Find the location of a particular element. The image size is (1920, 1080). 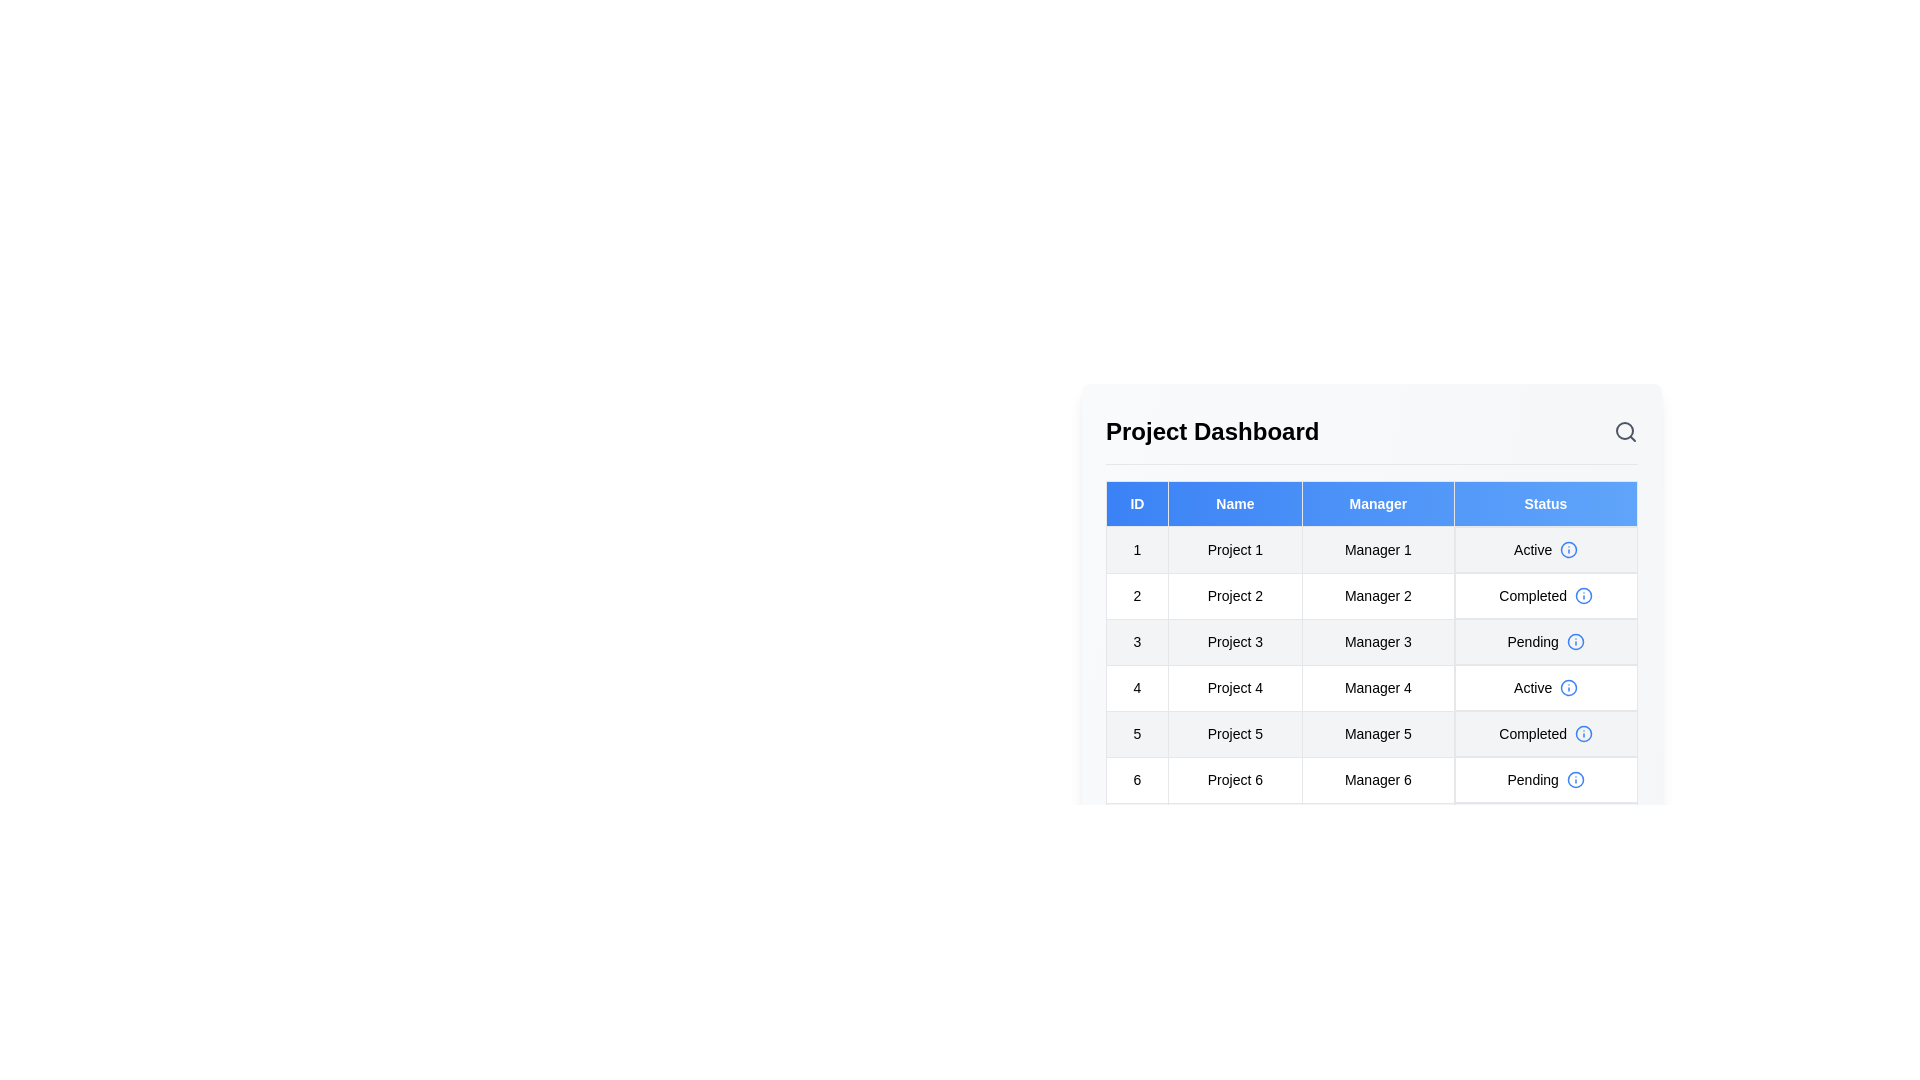

the information icon for the status of project 2 is located at coordinates (1583, 595).